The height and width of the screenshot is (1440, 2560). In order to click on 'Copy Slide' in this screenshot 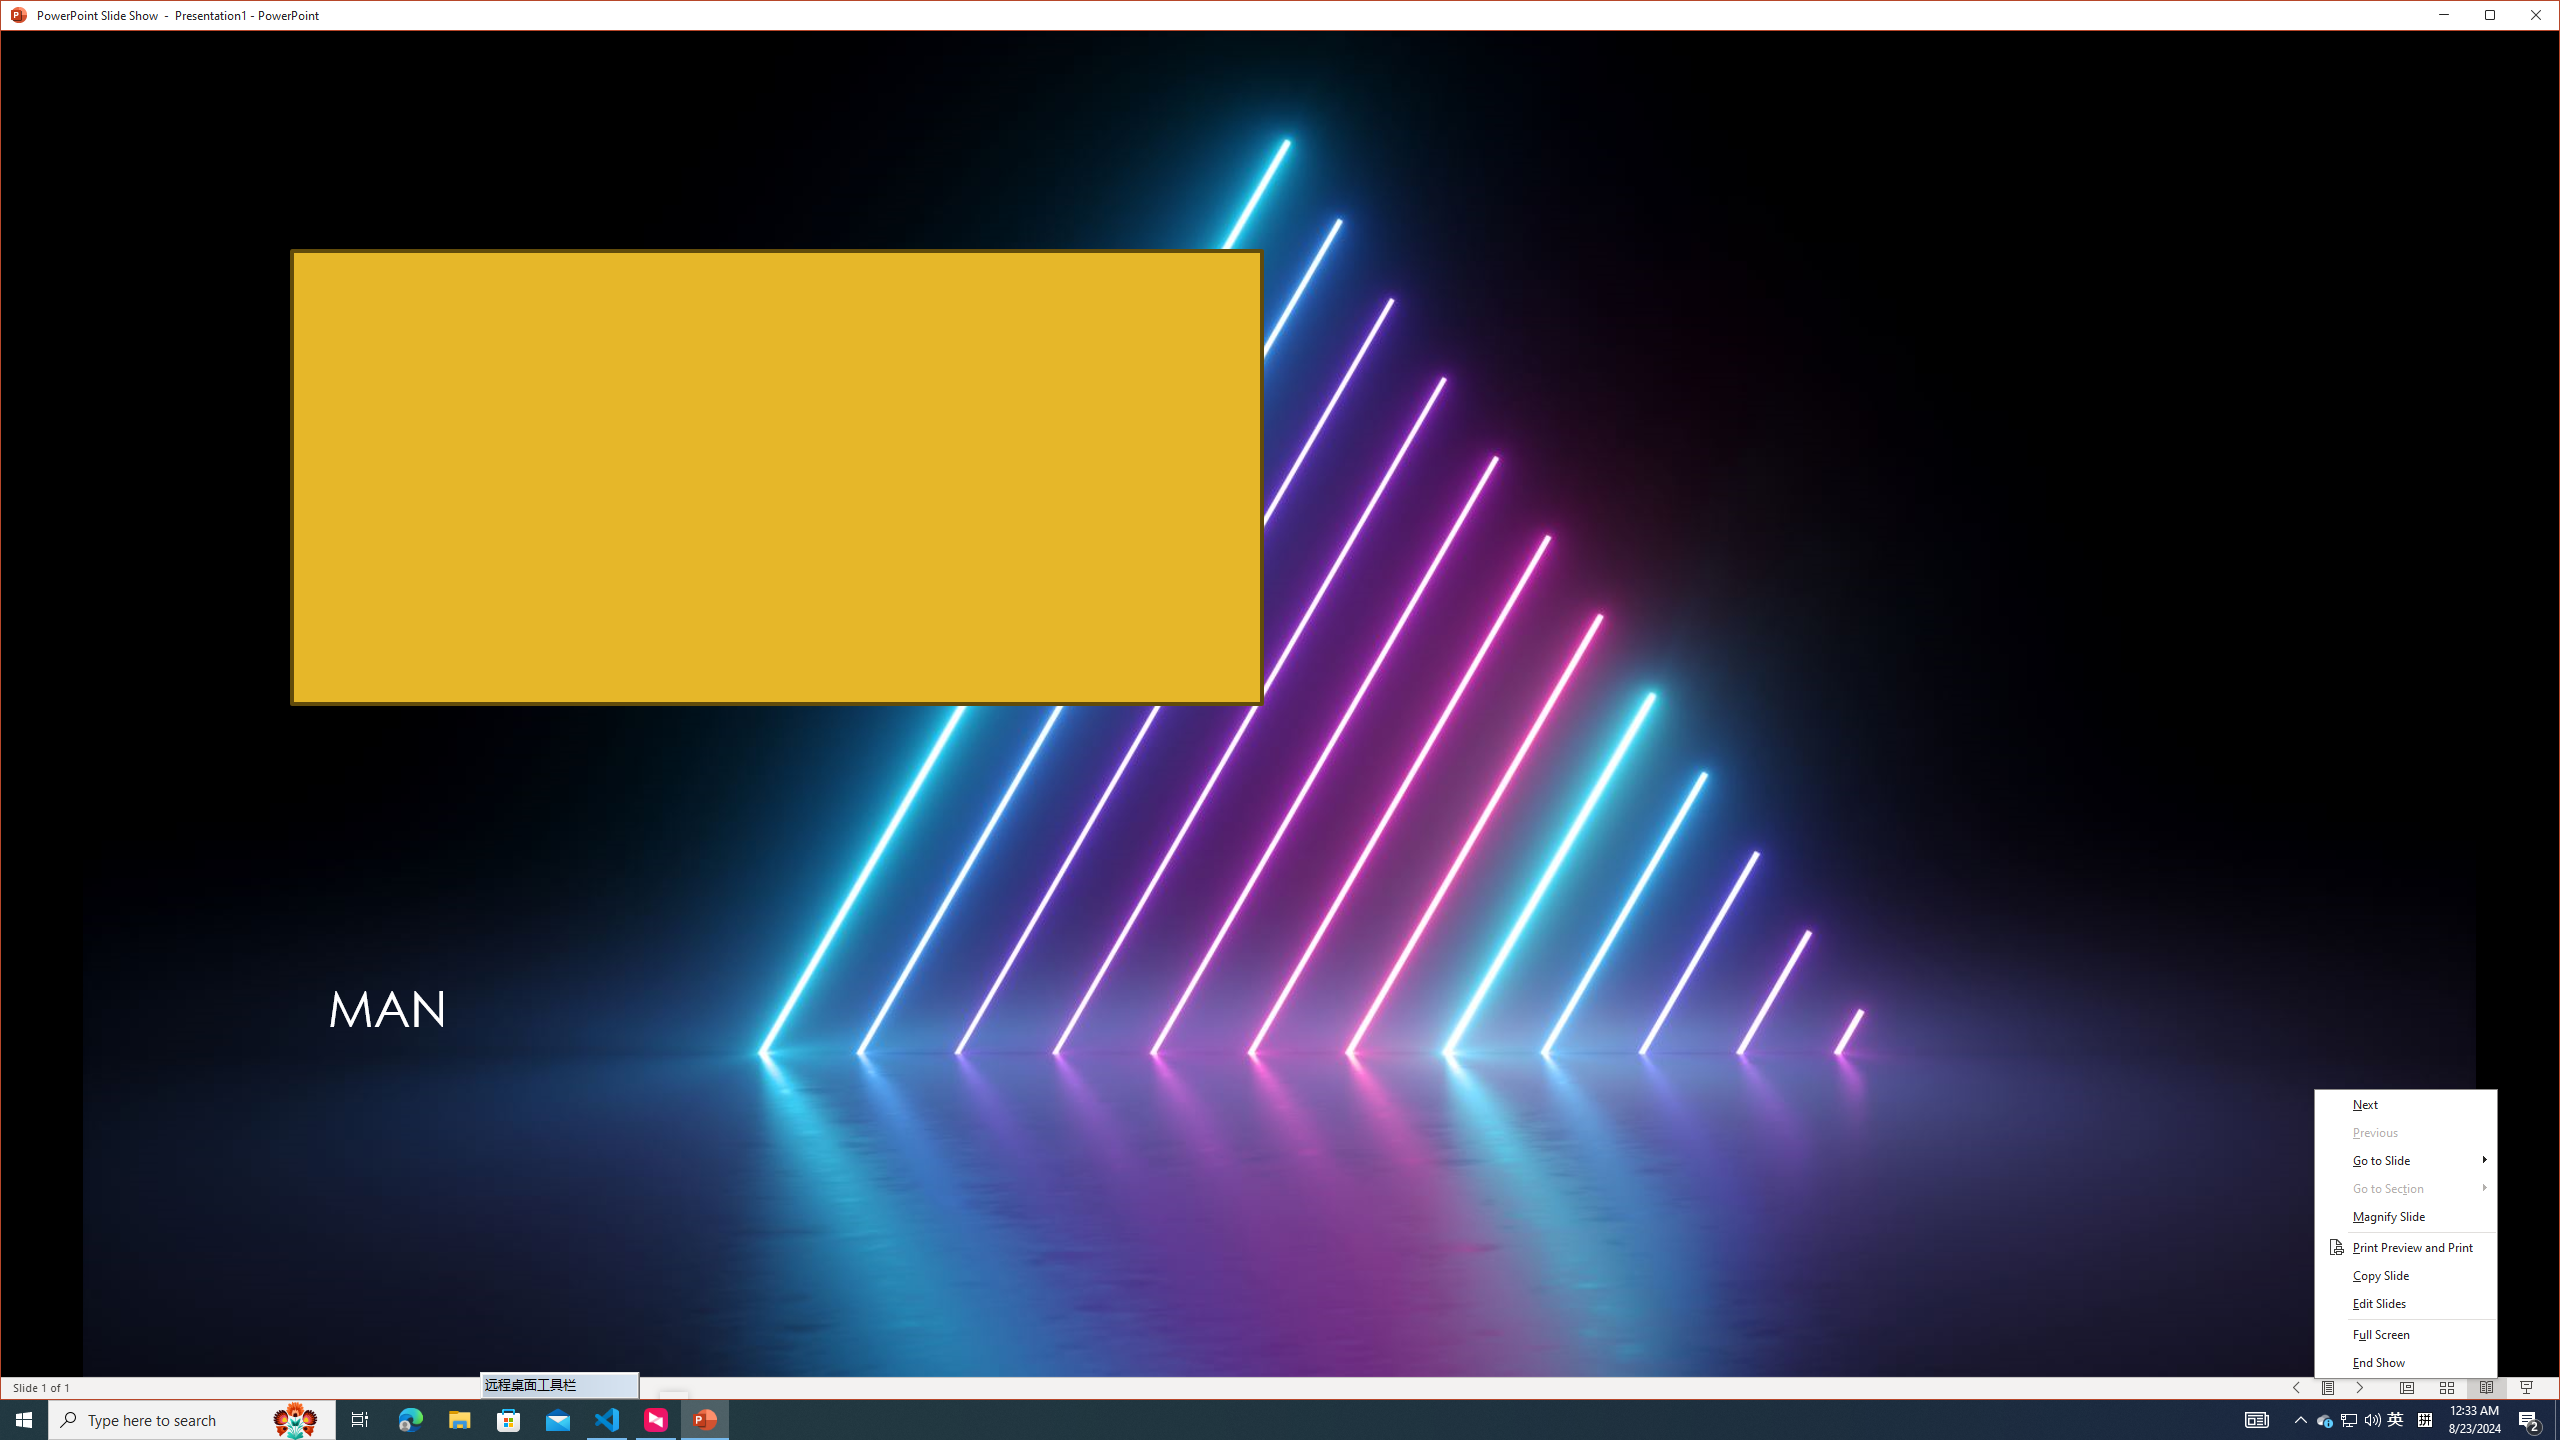, I will do `click(2405, 1275)`.